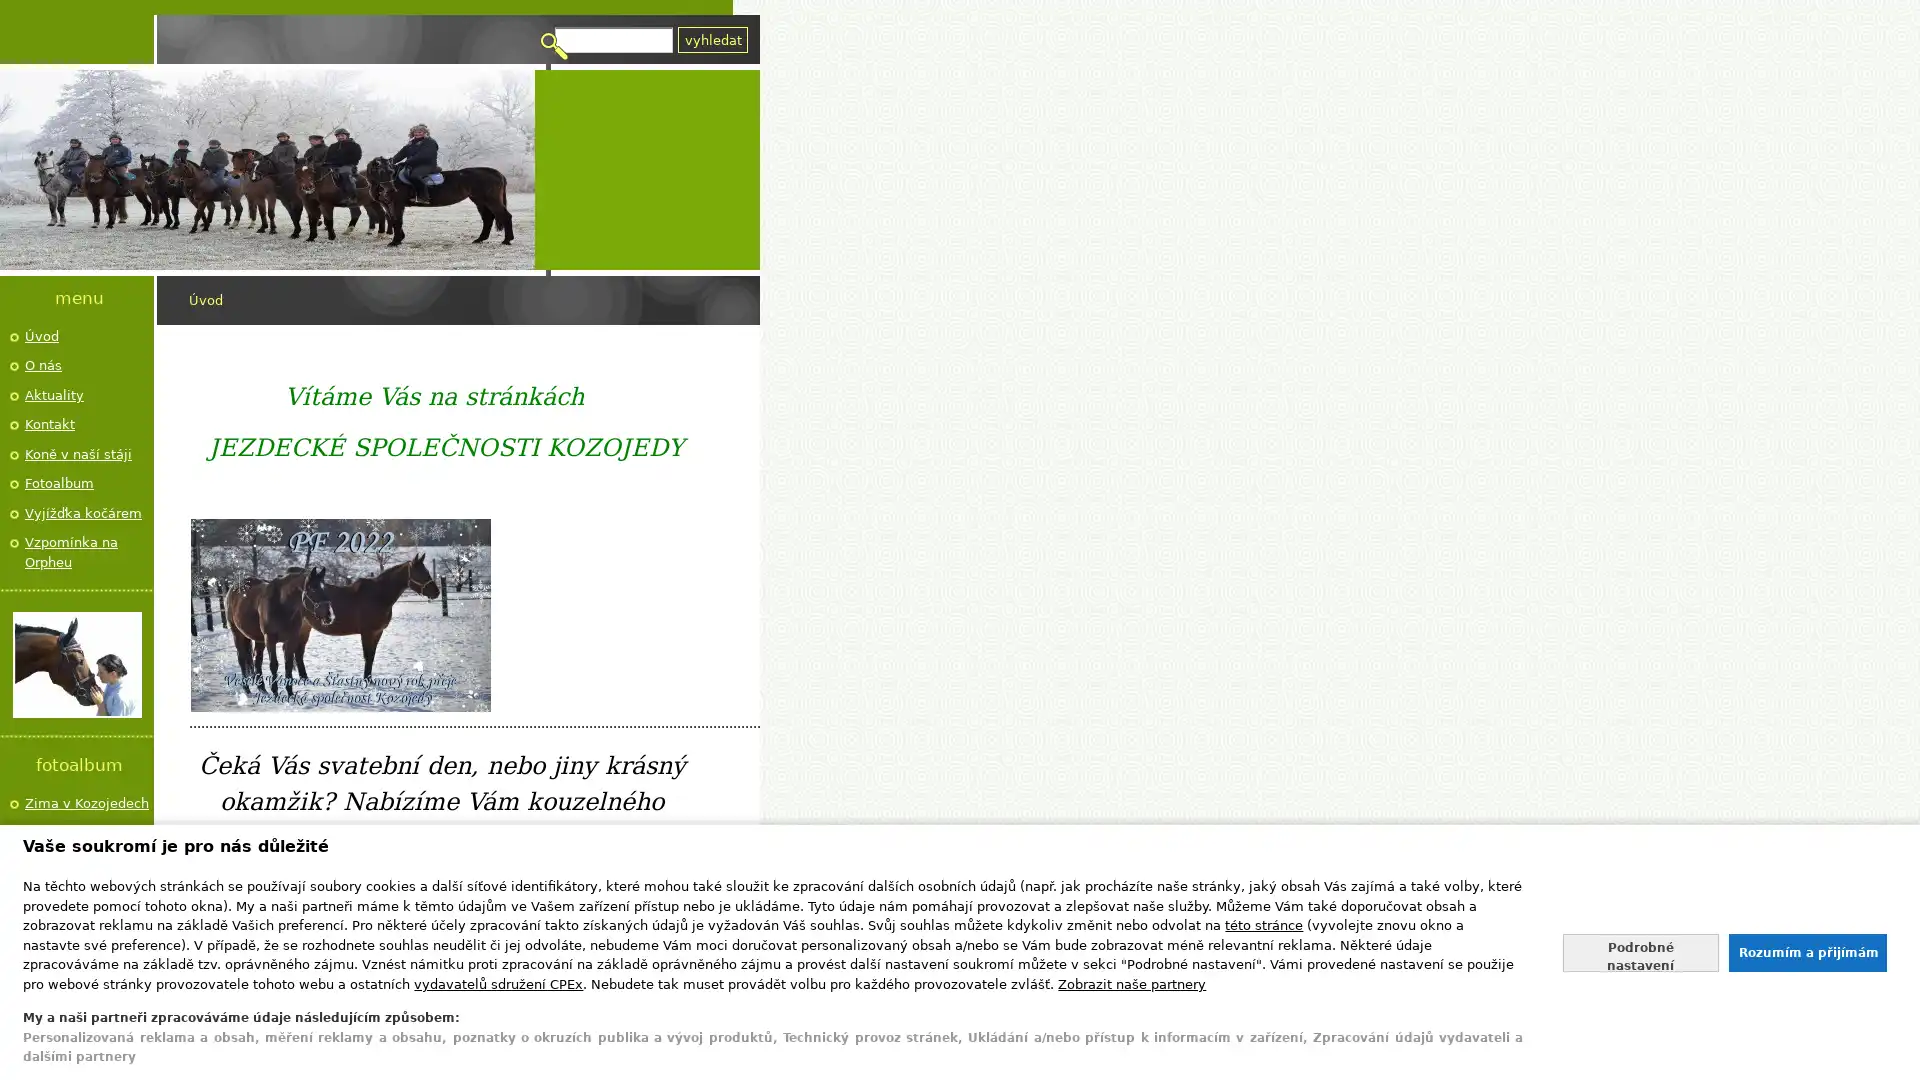  I want to click on Zobrazit nase partnery, so click(1132, 982).